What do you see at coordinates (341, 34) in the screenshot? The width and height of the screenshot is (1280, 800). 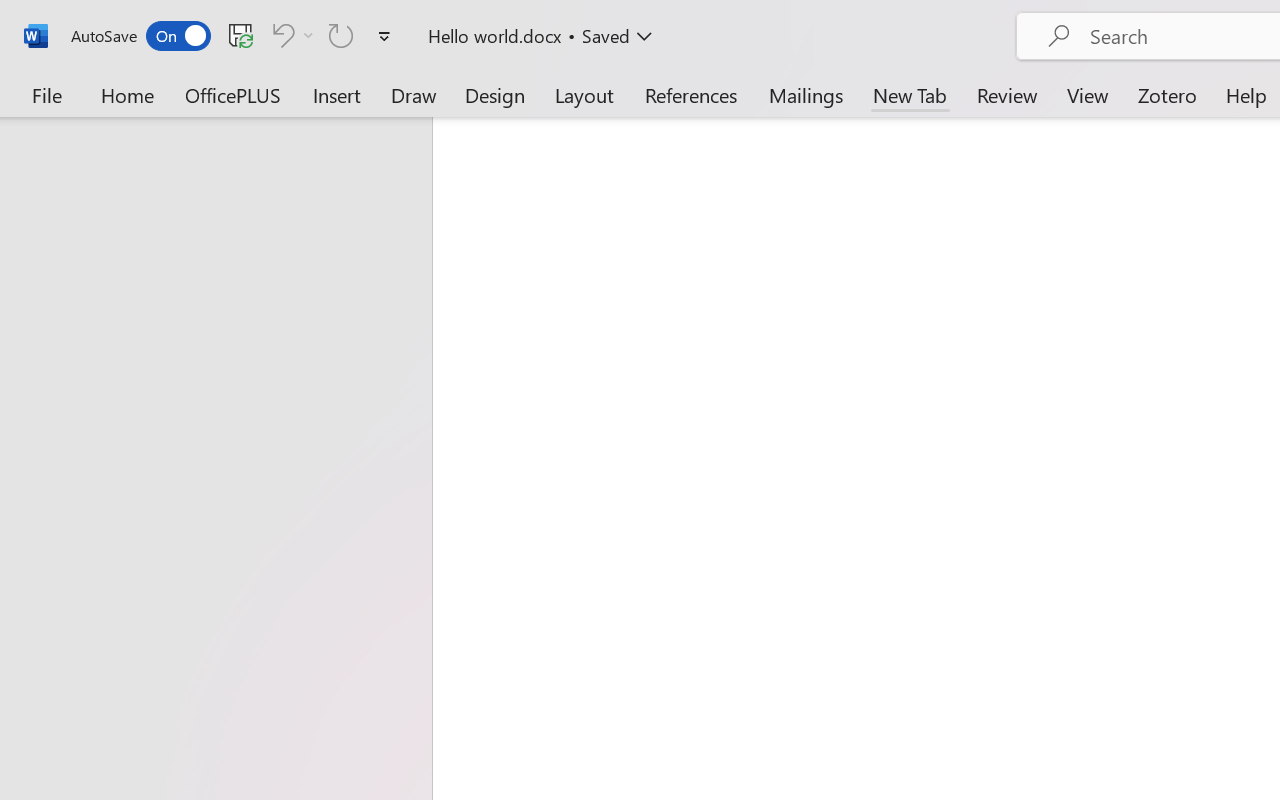 I see `'Can'` at bounding box center [341, 34].